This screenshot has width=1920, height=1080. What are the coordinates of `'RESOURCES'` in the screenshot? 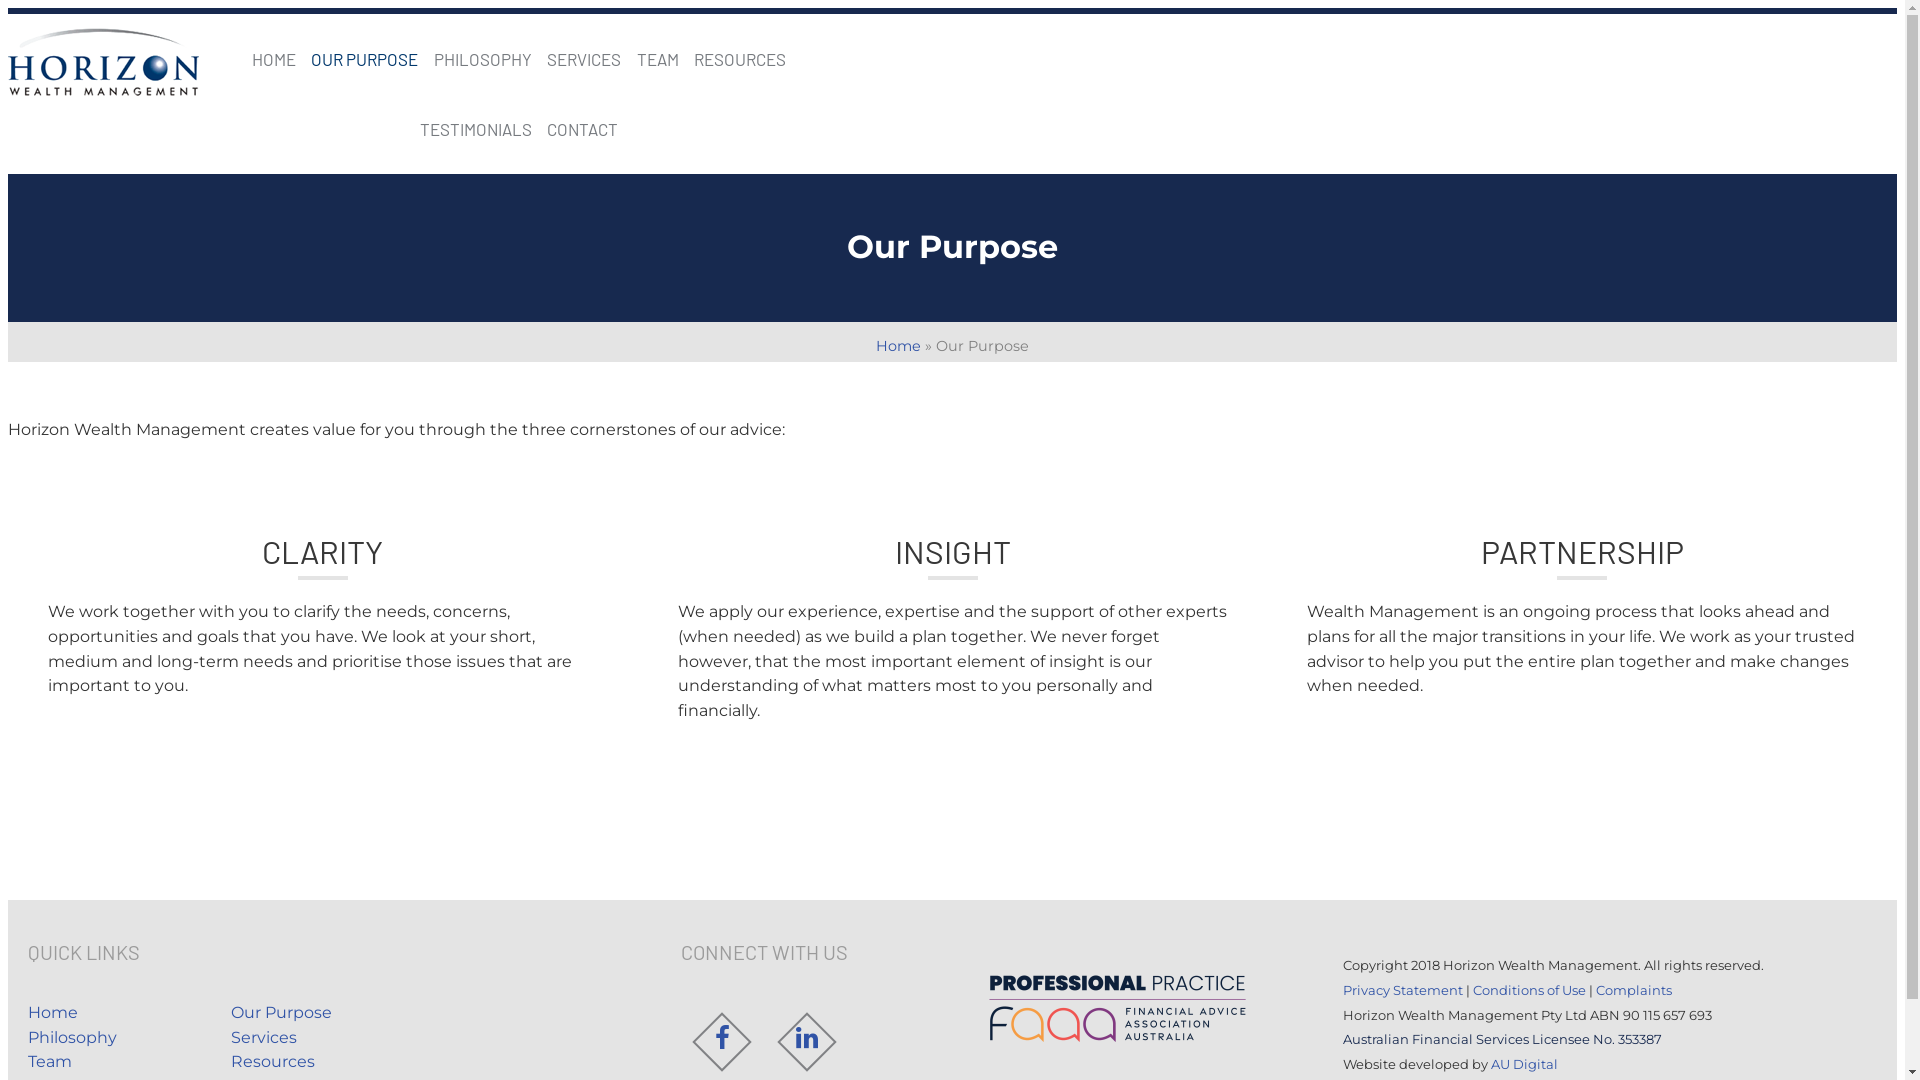 It's located at (738, 57).